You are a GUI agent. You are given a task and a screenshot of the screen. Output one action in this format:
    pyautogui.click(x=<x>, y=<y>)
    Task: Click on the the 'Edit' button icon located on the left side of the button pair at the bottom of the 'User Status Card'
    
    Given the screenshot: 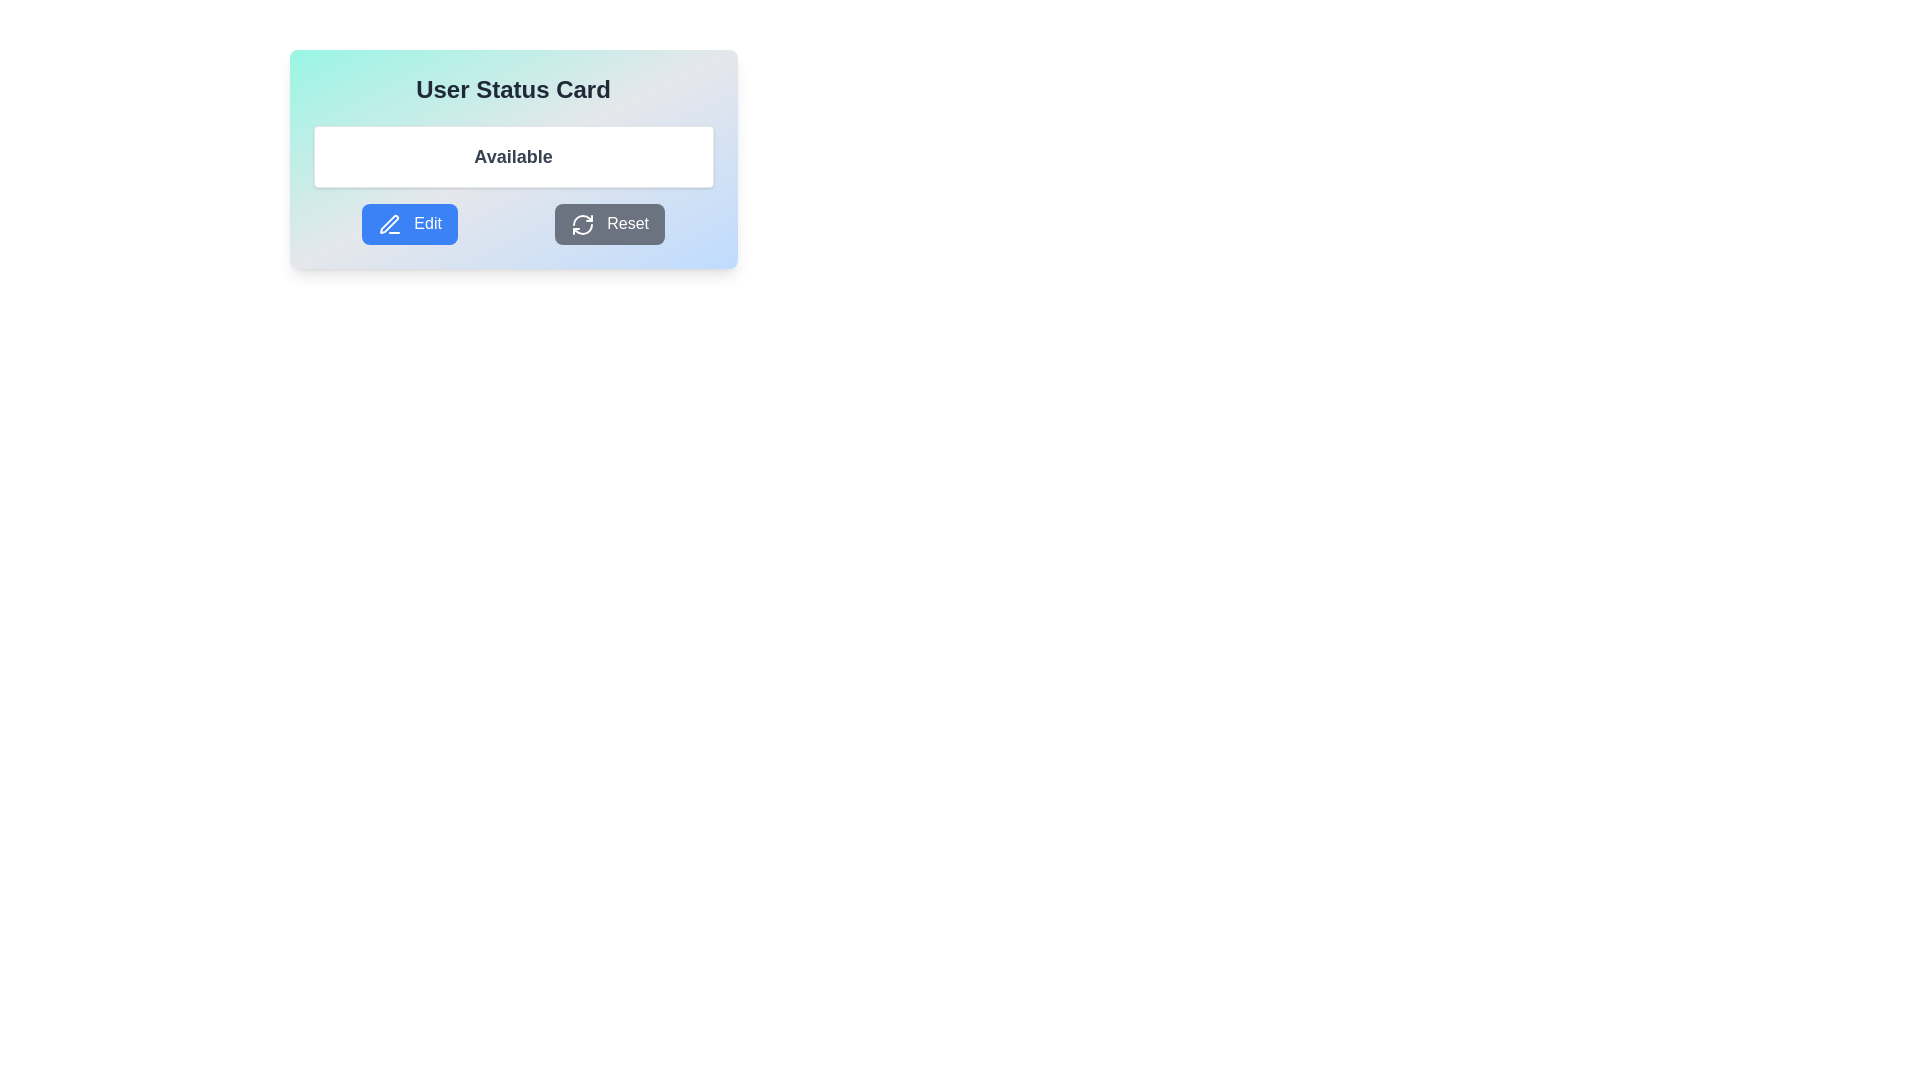 What is the action you would take?
    pyautogui.click(x=389, y=224)
    